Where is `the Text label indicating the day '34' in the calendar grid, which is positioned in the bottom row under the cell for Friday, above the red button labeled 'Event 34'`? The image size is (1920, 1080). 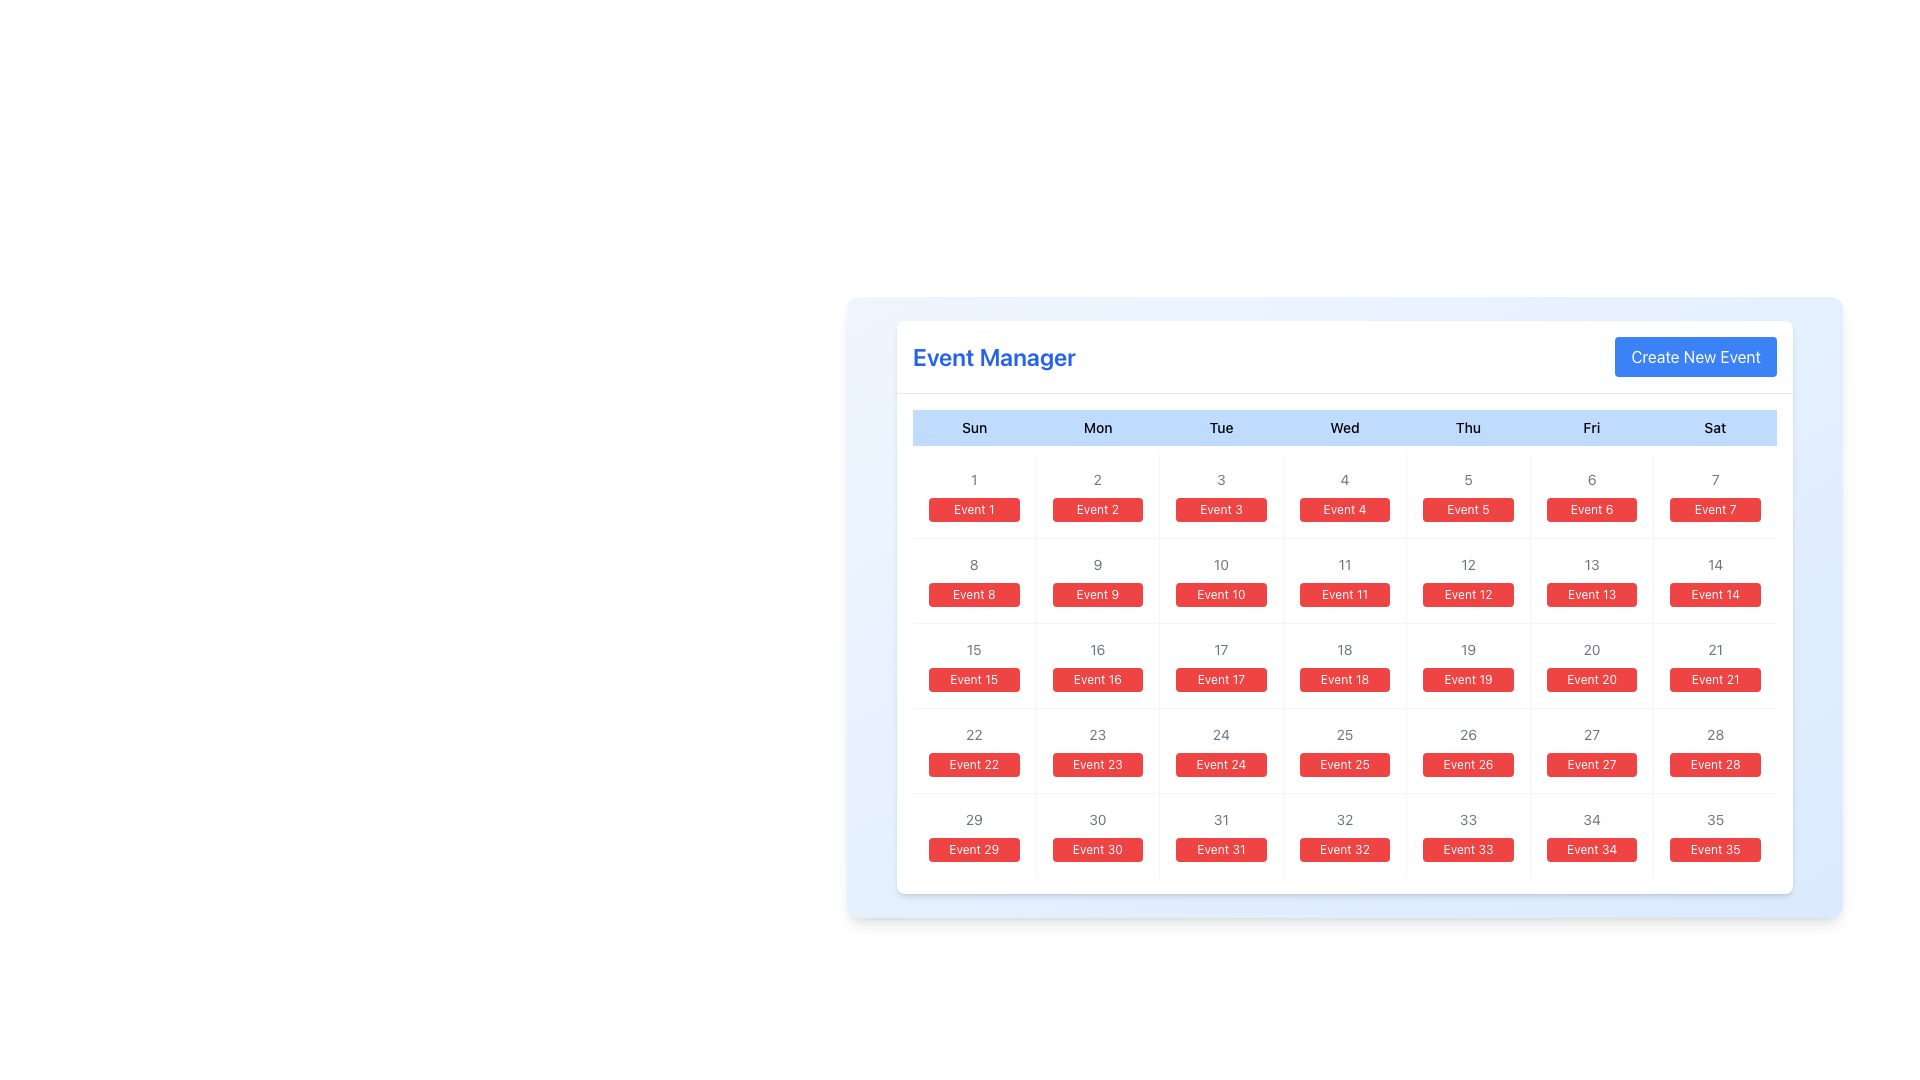
the Text label indicating the day '34' in the calendar grid, which is positioned in the bottom row under the cell for Friday, above the red button labeled 'Event 34' is located at coordinates (1591, 820).